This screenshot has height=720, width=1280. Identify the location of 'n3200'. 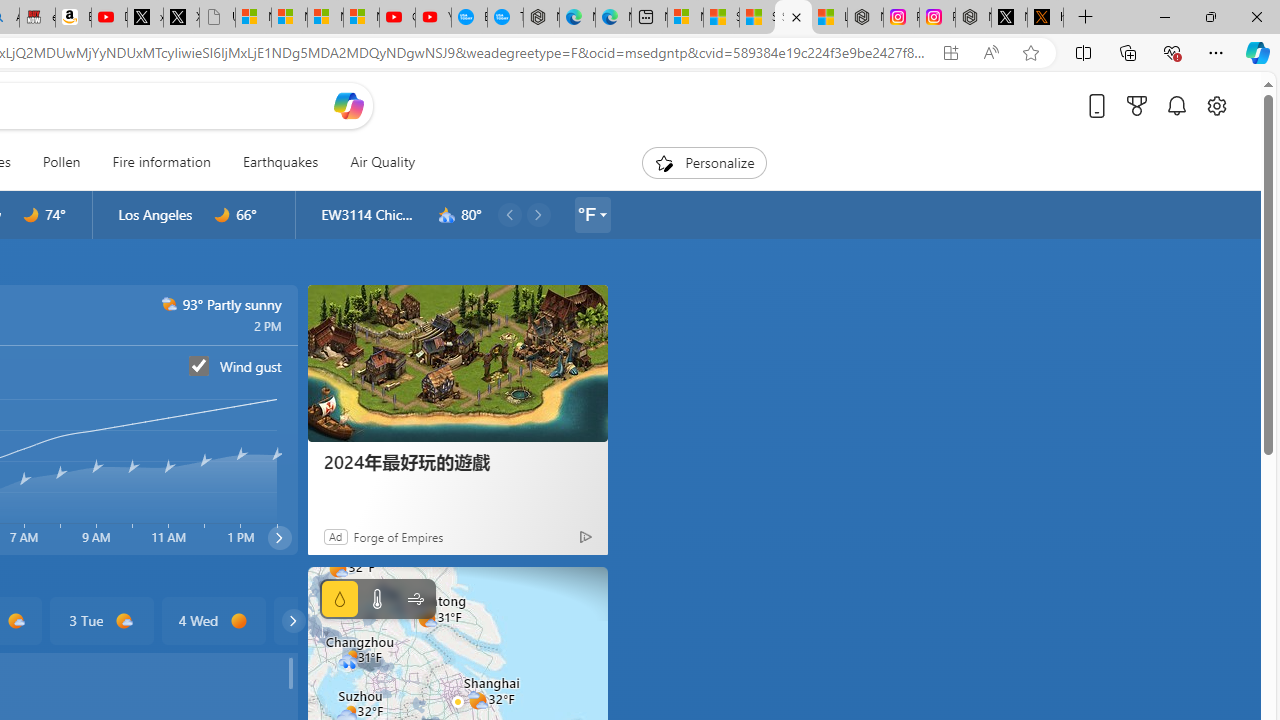
(446, 215).